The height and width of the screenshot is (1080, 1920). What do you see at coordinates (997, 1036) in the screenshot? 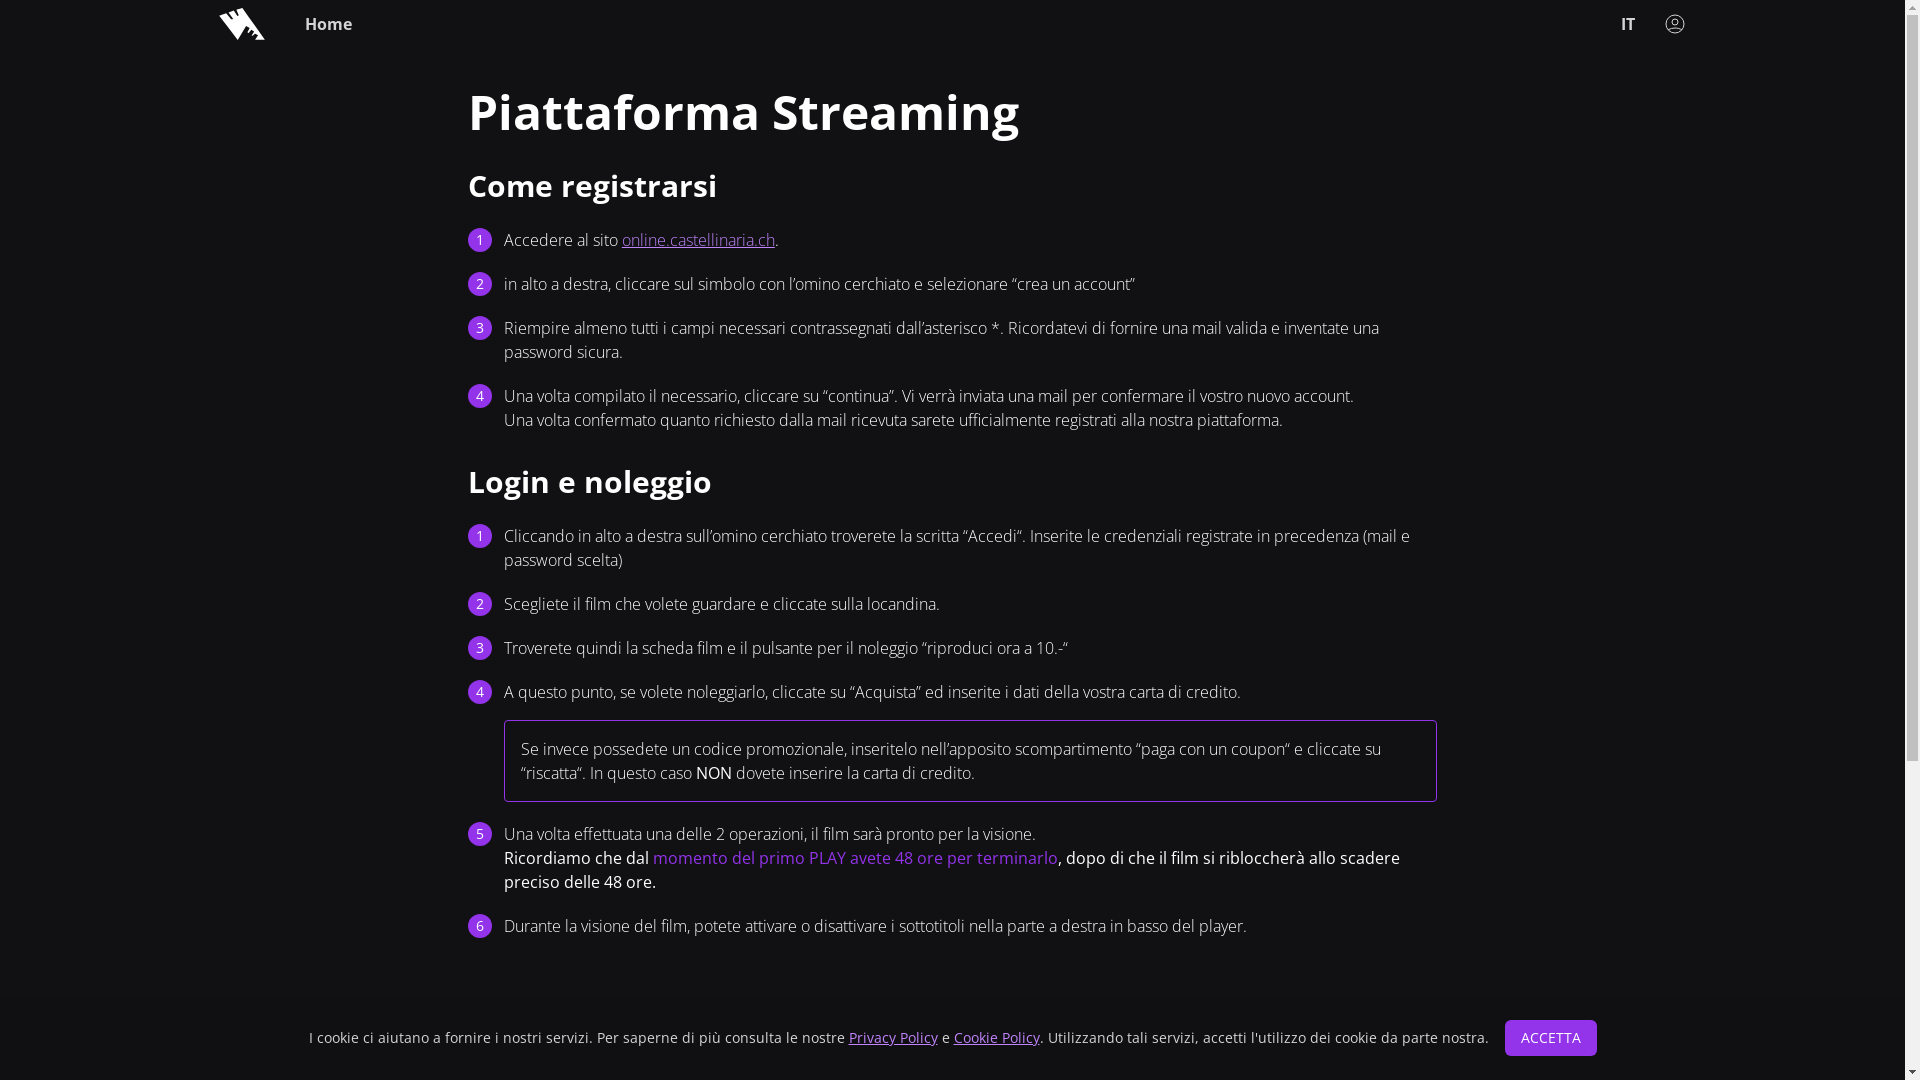
I see `'Cookie Policy'` at bounding box center [997, 1036].